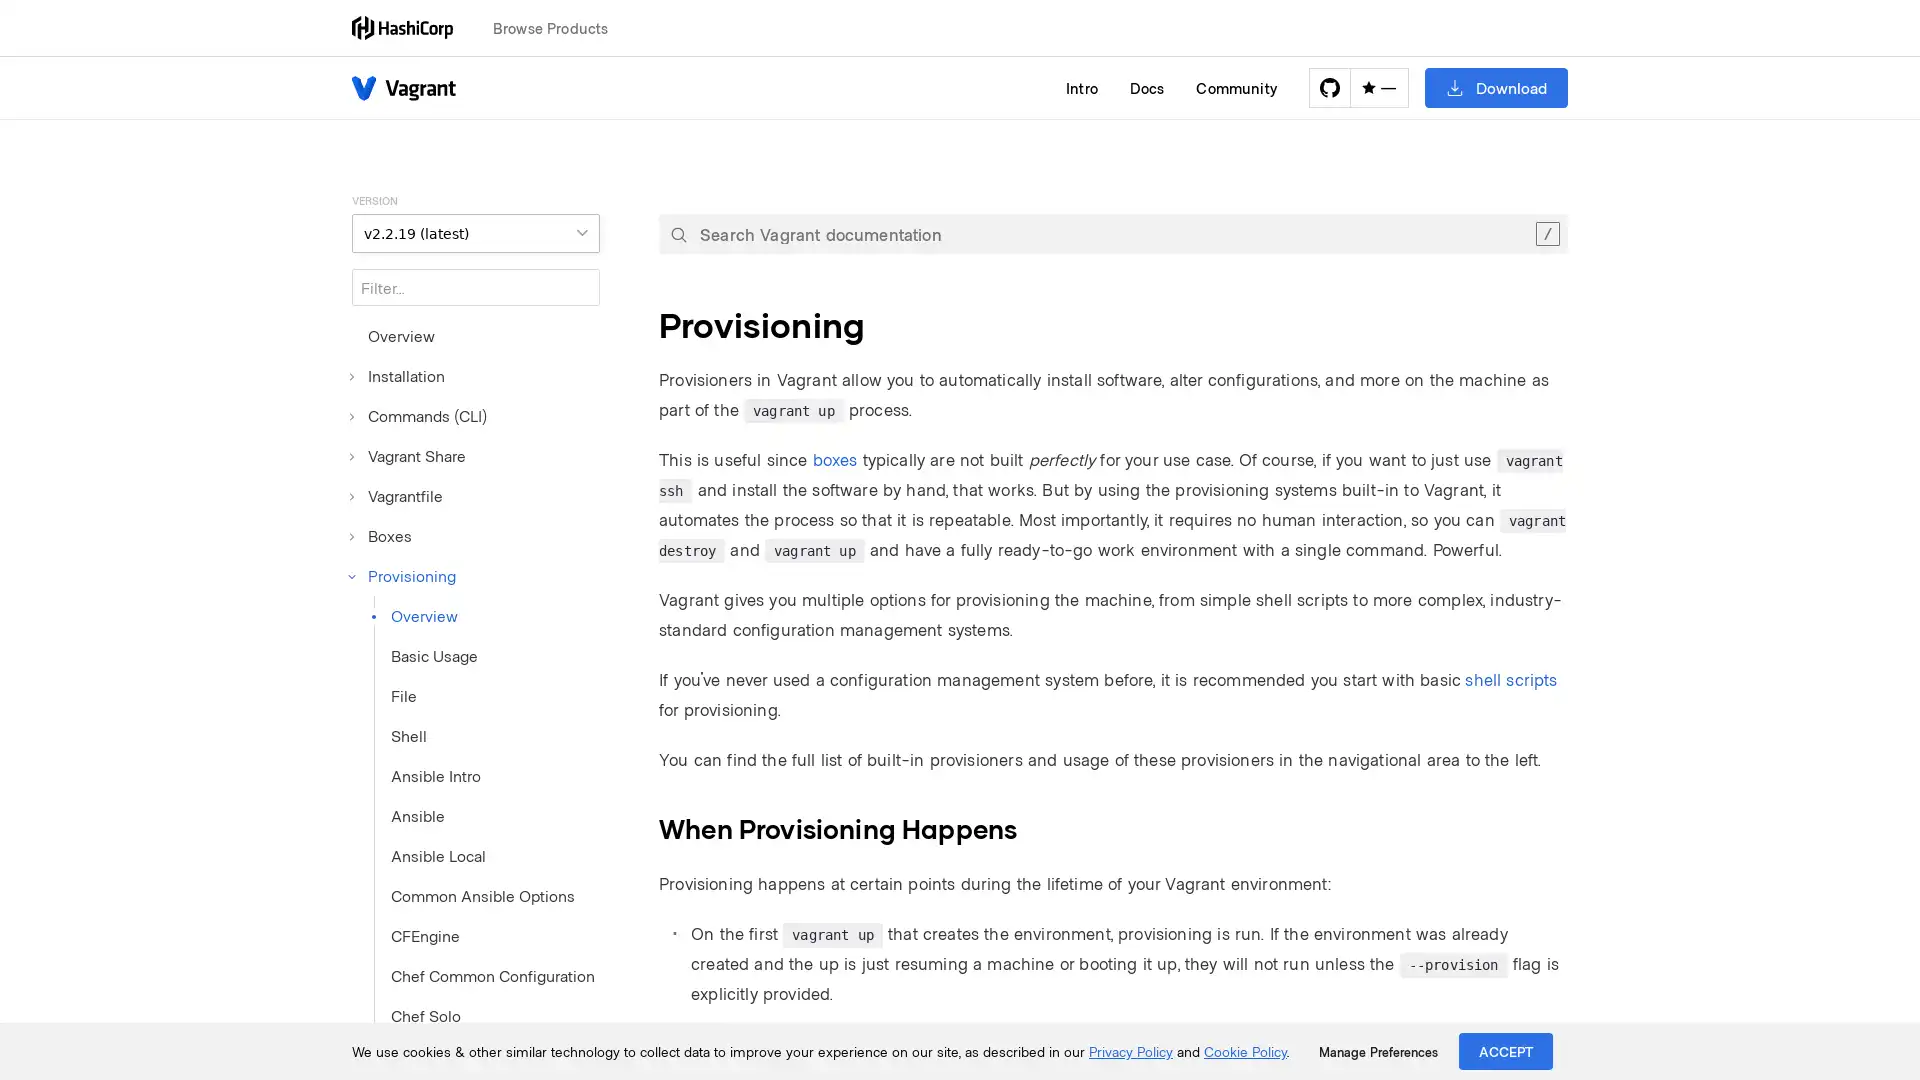 The width and height of the screenshot is (1920, 1080). What do you see at coordinates (418, 415) in the screenshot?
I see `Commands (CLI)` at bounding box center [418, 415].